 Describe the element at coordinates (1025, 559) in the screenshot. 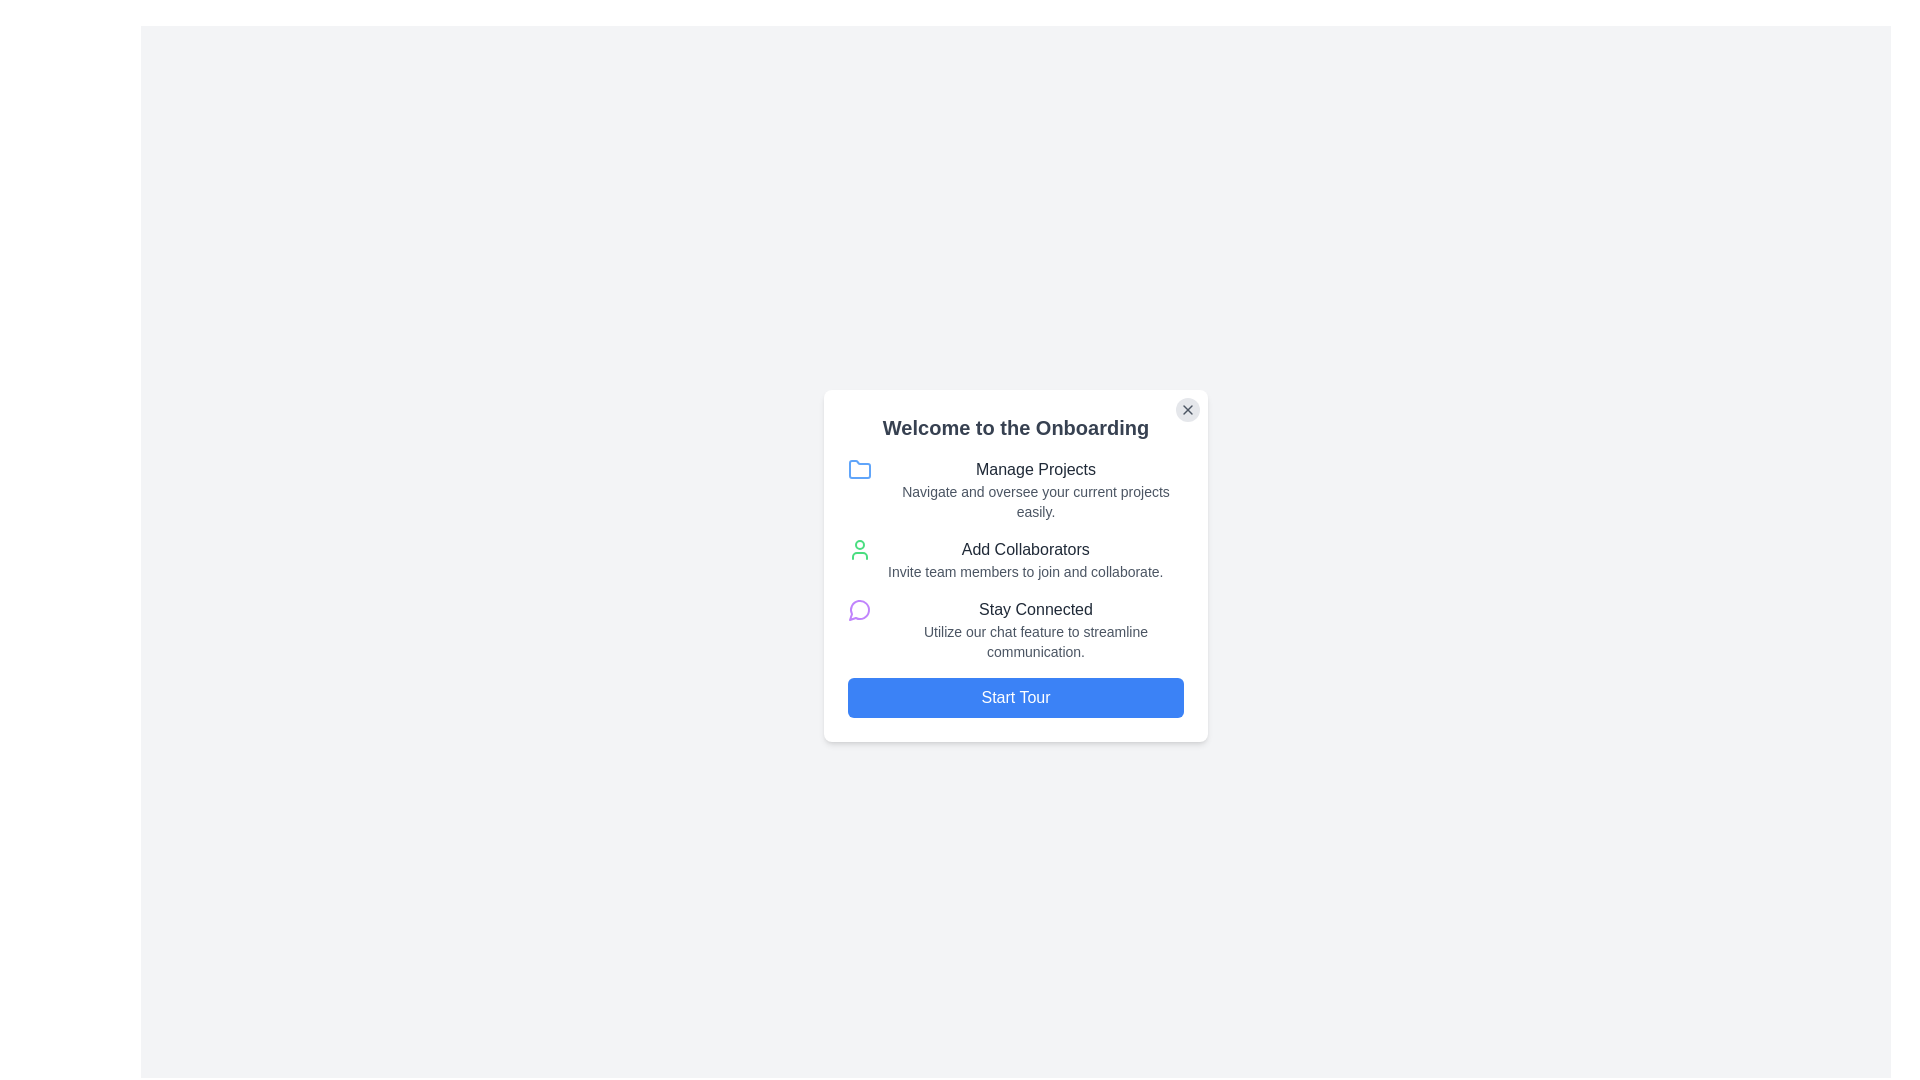

I see `the informational text block that provides a title and description for adding collaborators to a project, positioned centrally in the dialog box below 'Manage Projects' and above 'Stay Connected'` at that location.